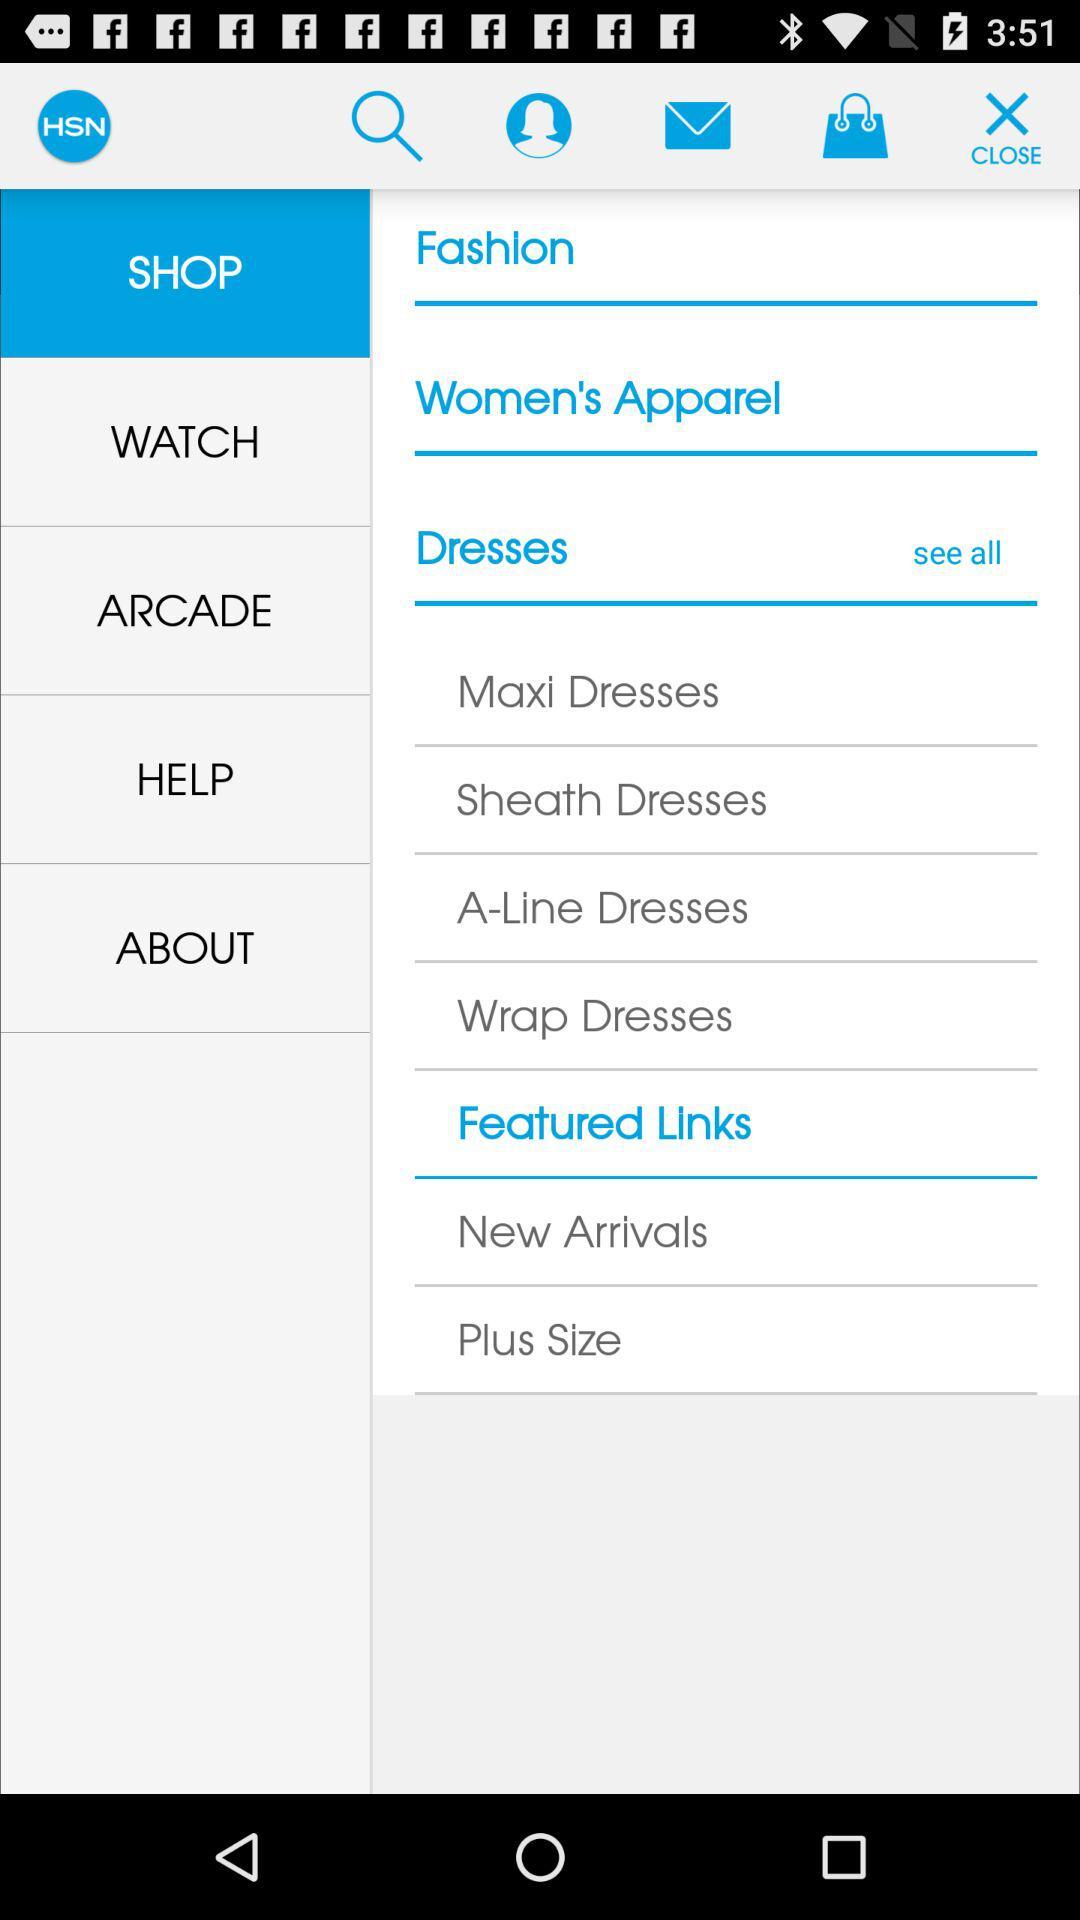  Describe the element at coordinates (537, 124) in the screenshot. I see `profile button` at that location.